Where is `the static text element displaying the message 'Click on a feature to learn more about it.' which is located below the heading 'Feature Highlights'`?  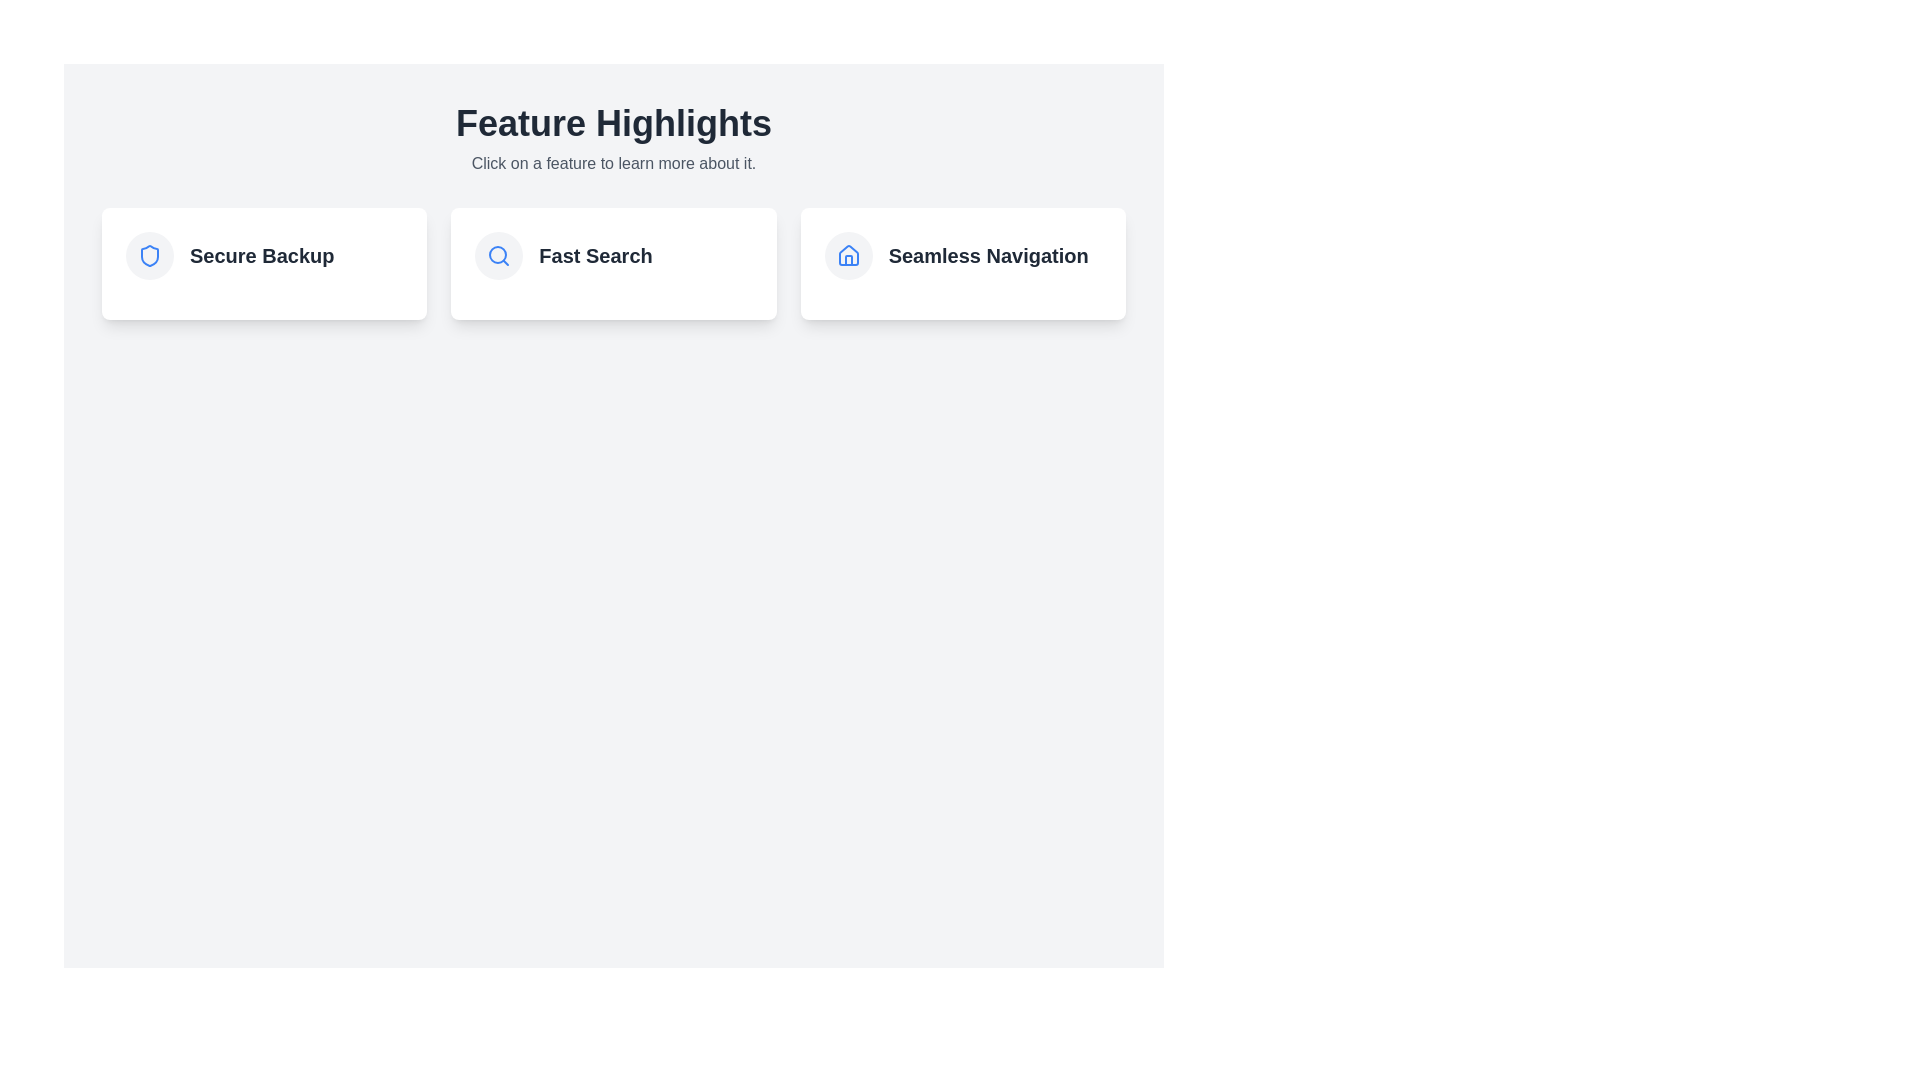
the static text element displaying the message 'Click on a feature to learn more about it.' which is located below the heading 'Feature Highlights' is located at coordinates (613, 163).